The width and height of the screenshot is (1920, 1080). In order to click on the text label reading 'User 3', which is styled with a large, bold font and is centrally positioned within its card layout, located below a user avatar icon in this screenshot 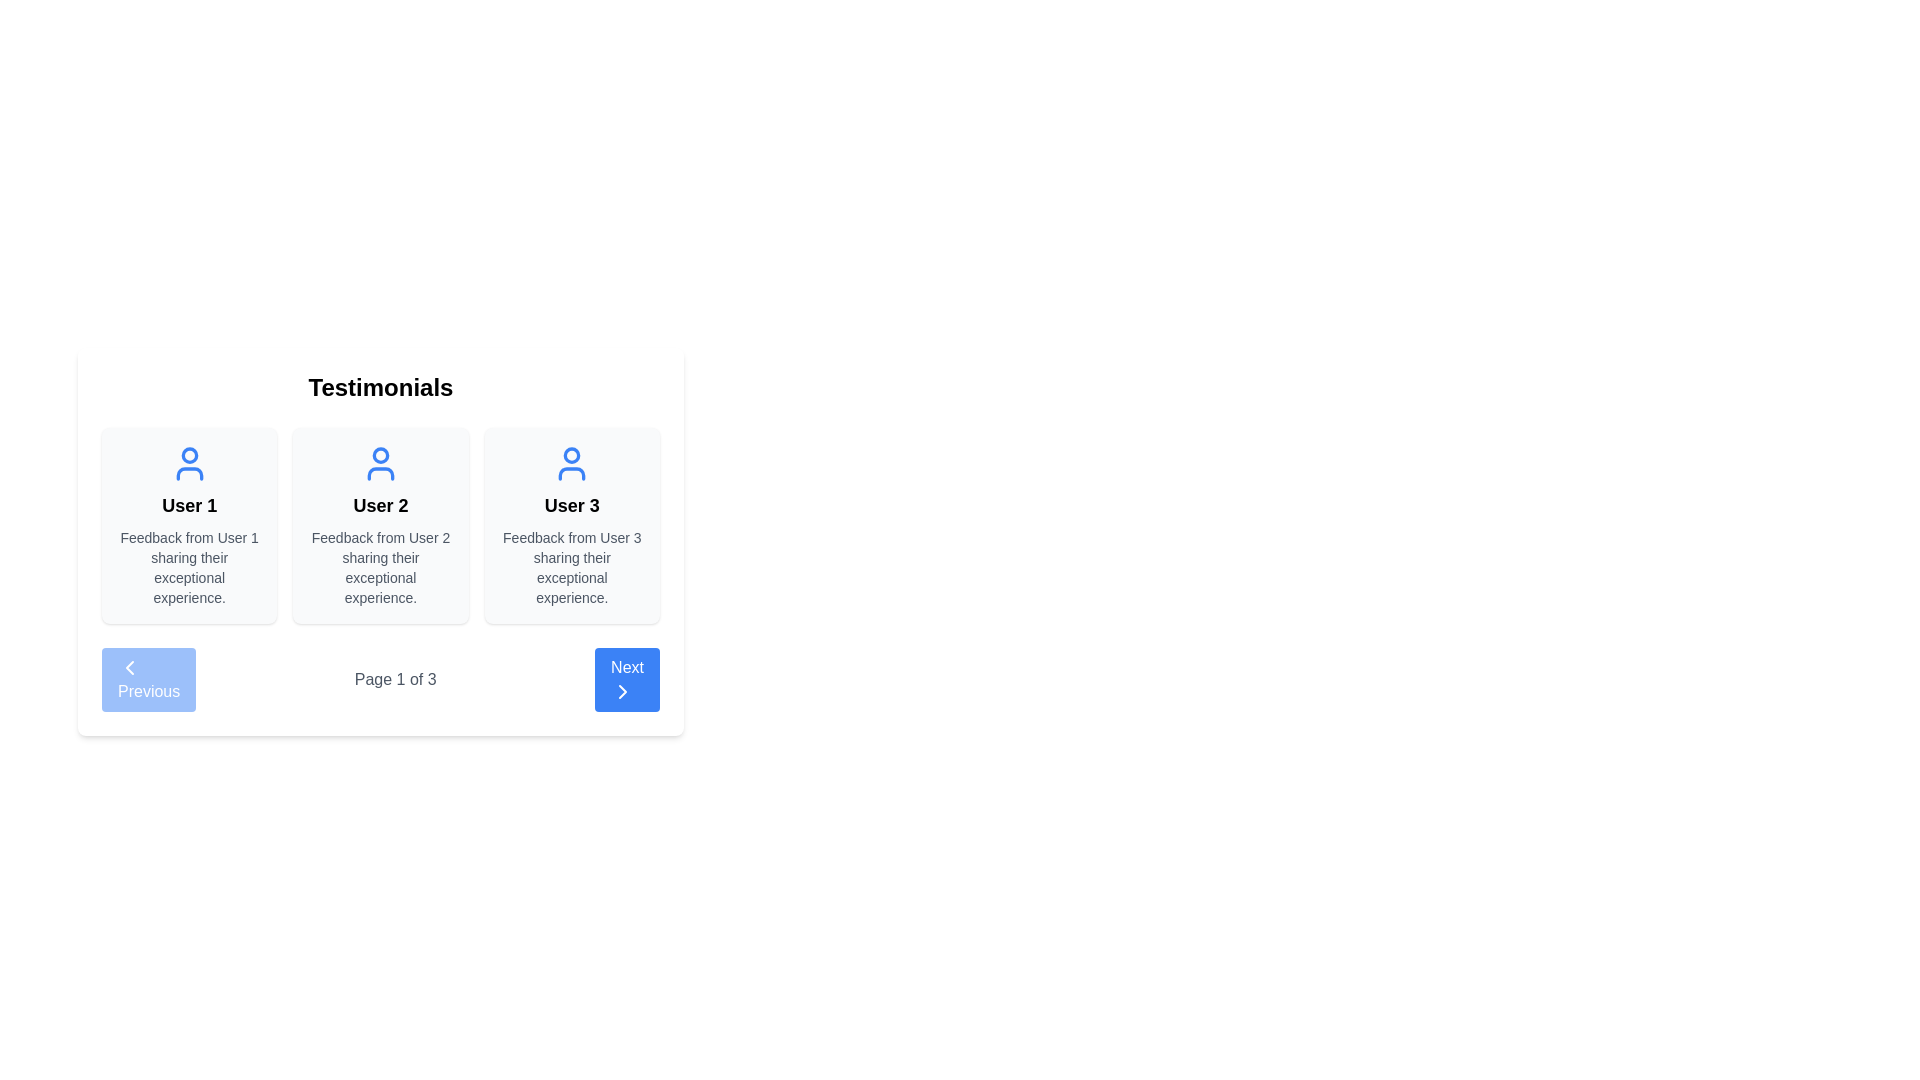, I will do `click(571, 504)`.